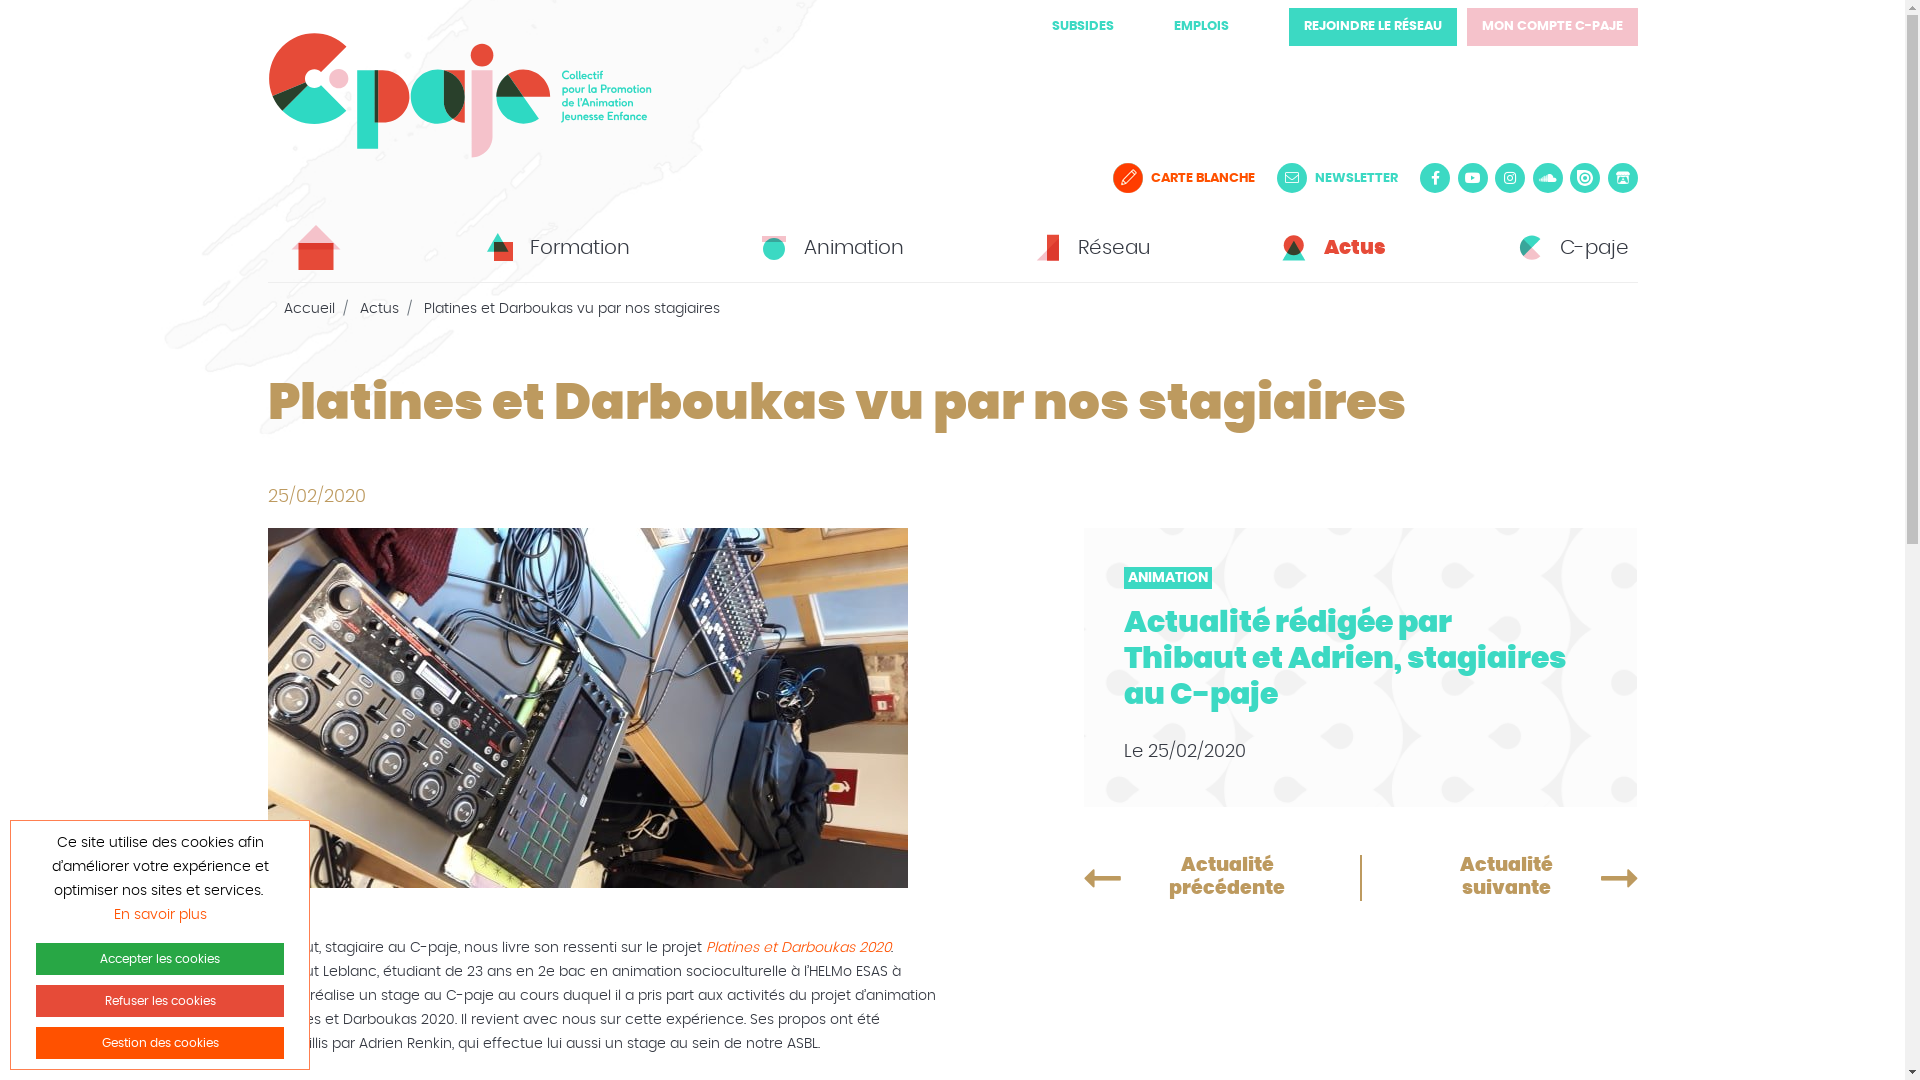  Describe the element at coordinates (1550, 27) in the screenshot. I see `'MON COMPTE C-PAJE'` at that location.